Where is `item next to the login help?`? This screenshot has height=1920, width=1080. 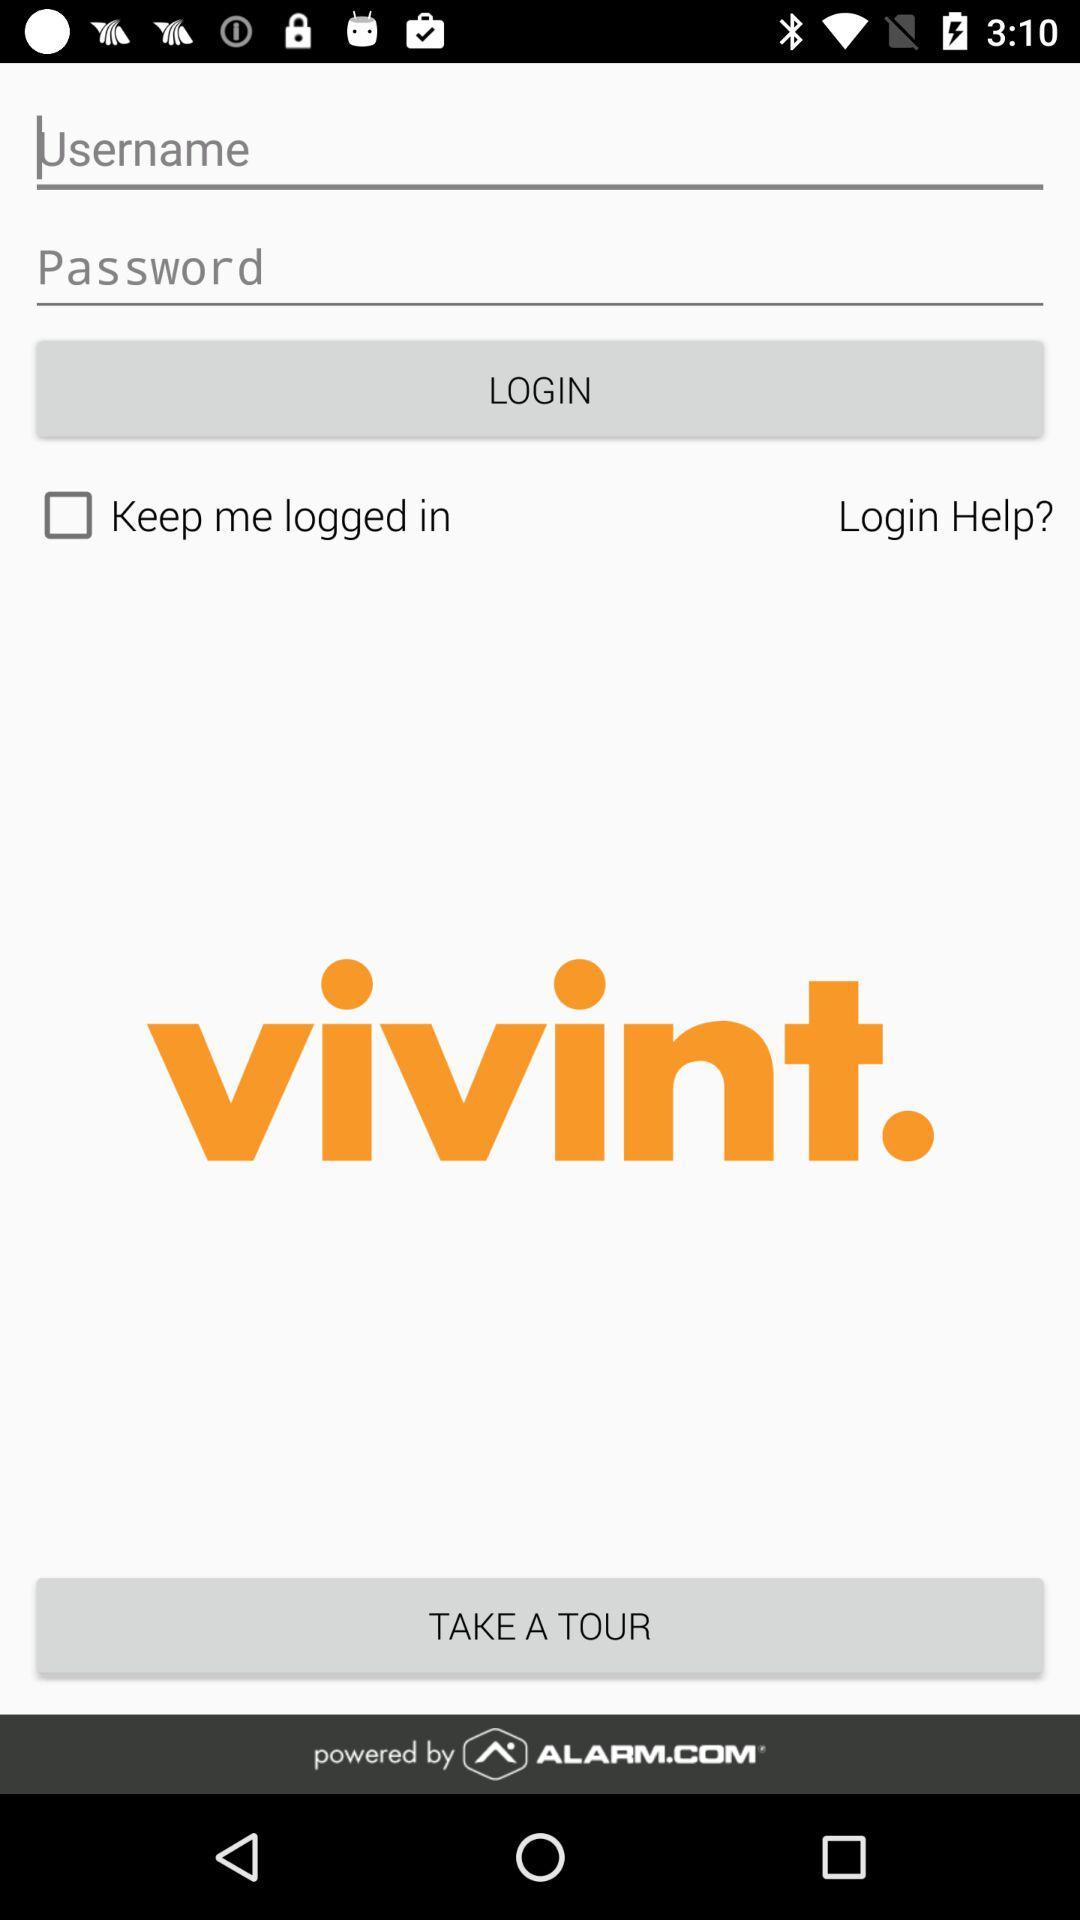 item next to the login help? is located at coordinates (431, 515).